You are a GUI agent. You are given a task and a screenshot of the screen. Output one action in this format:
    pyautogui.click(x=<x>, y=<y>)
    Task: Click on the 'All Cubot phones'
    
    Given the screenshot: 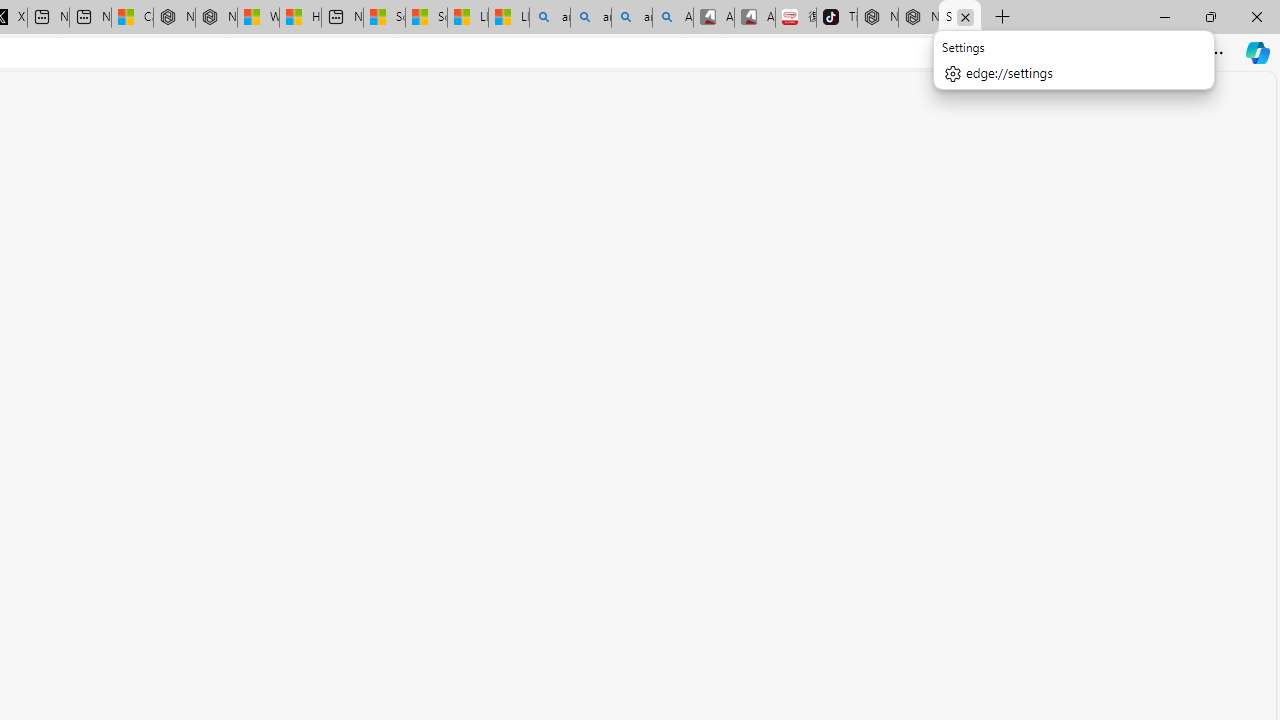 What is the action you would take?
    pyautogui.click(x=753, y=17)
    